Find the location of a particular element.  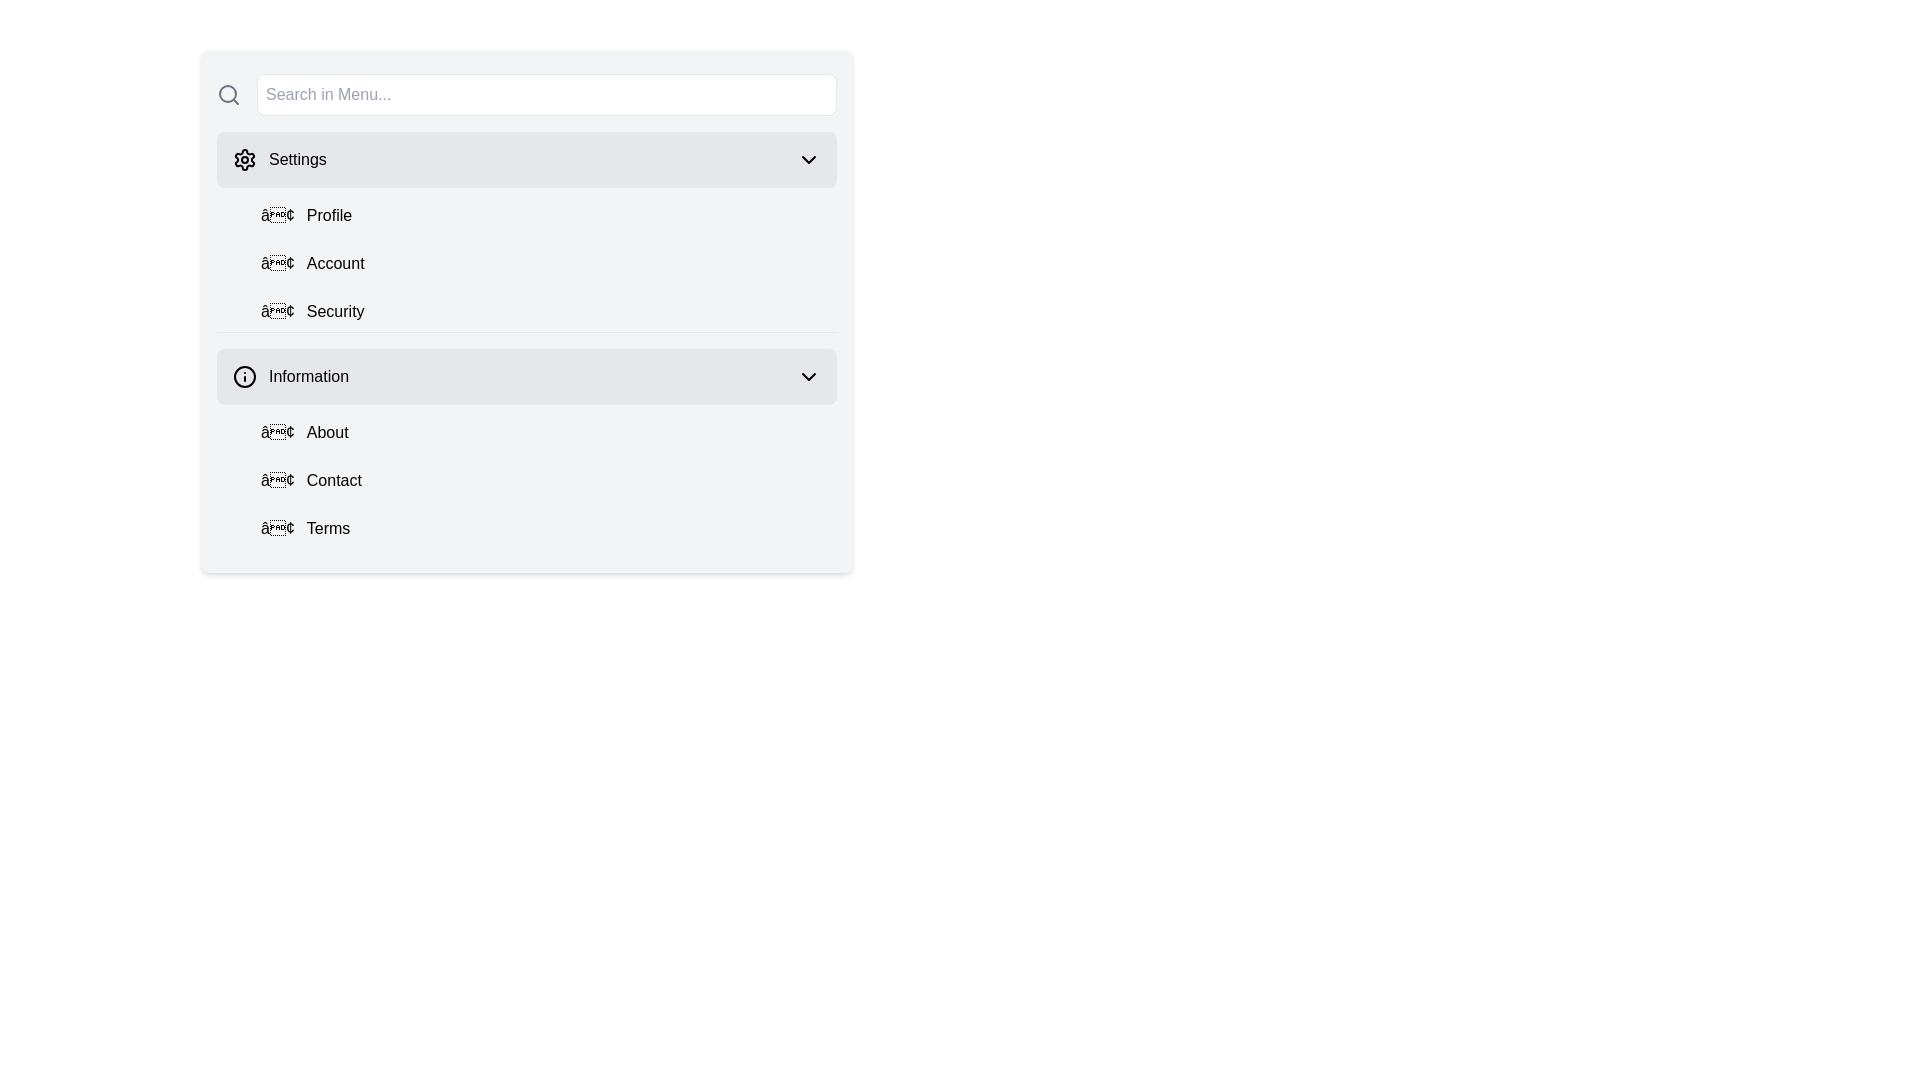

the settings icon located to the left of the 'Settings' label within the settings menu is located at coordinates (243, 158).